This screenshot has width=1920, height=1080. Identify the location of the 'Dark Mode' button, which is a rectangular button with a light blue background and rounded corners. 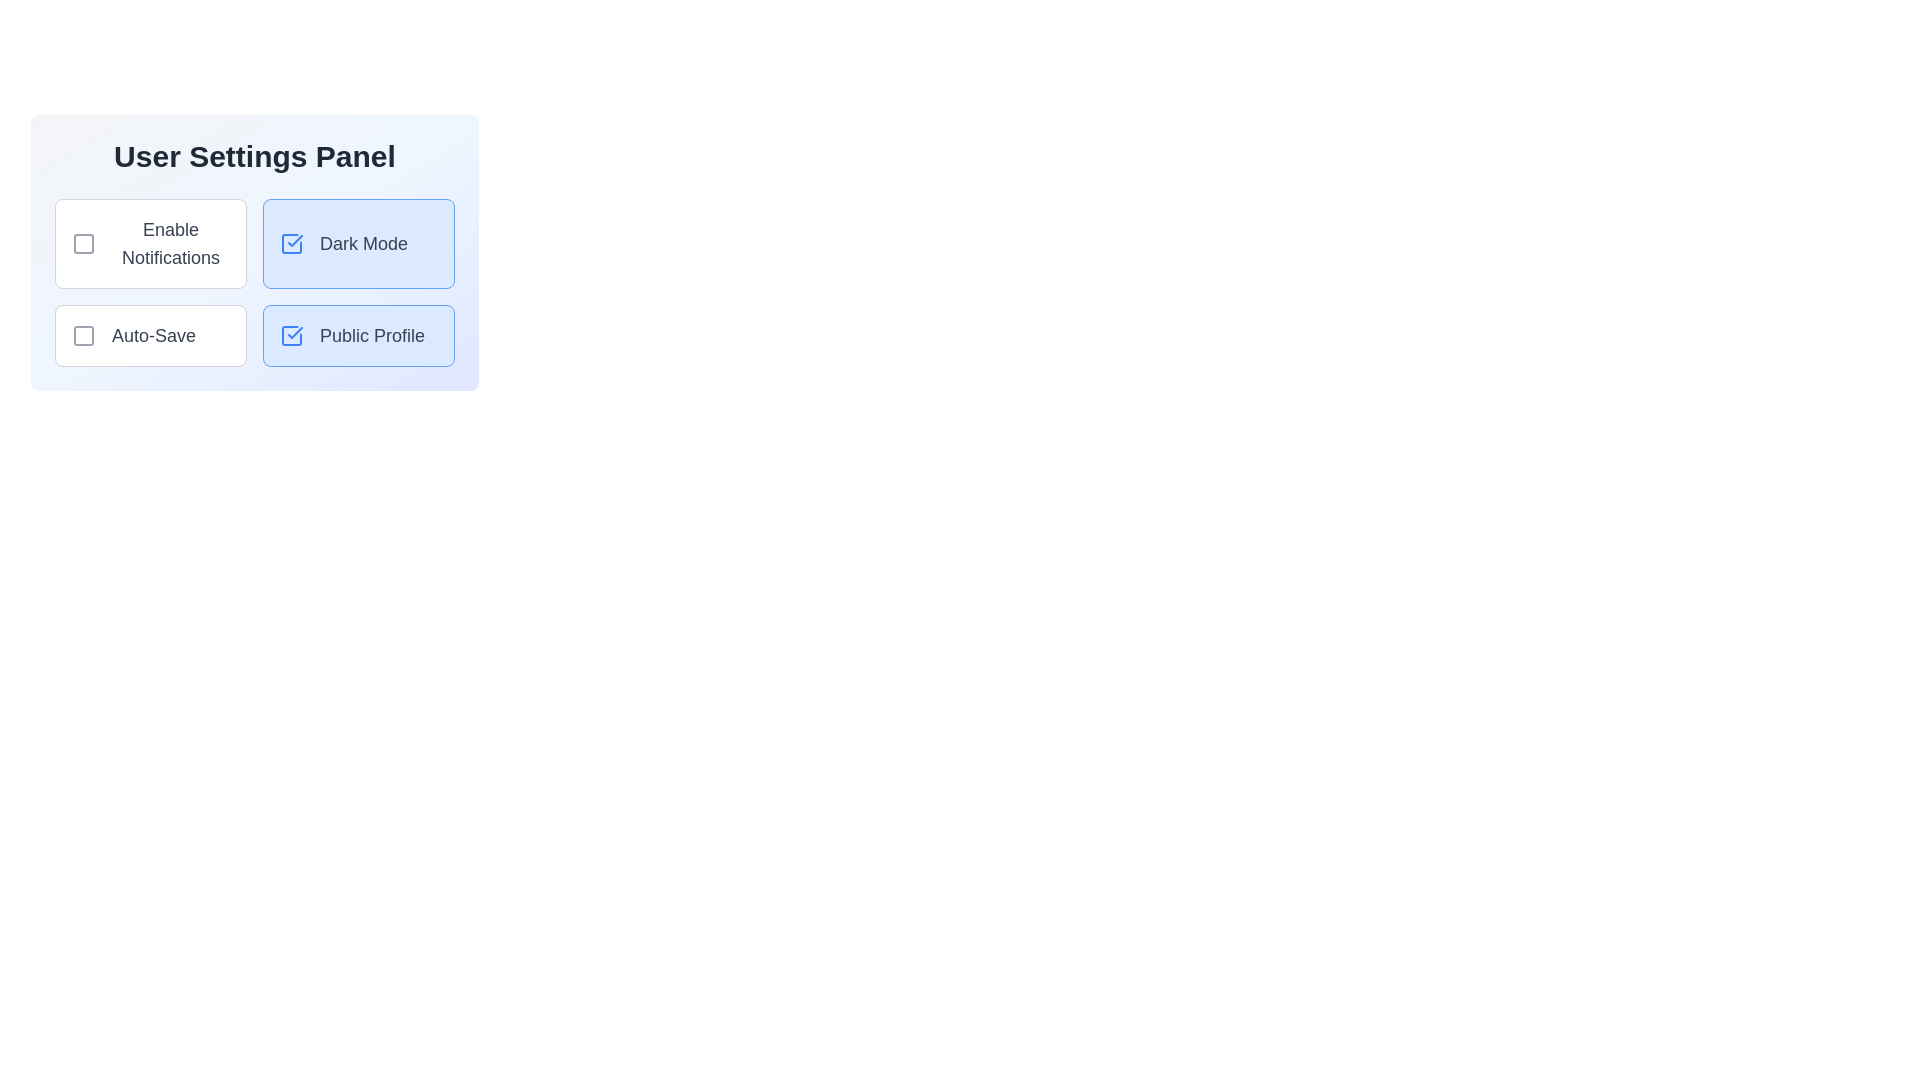
(359, 242).